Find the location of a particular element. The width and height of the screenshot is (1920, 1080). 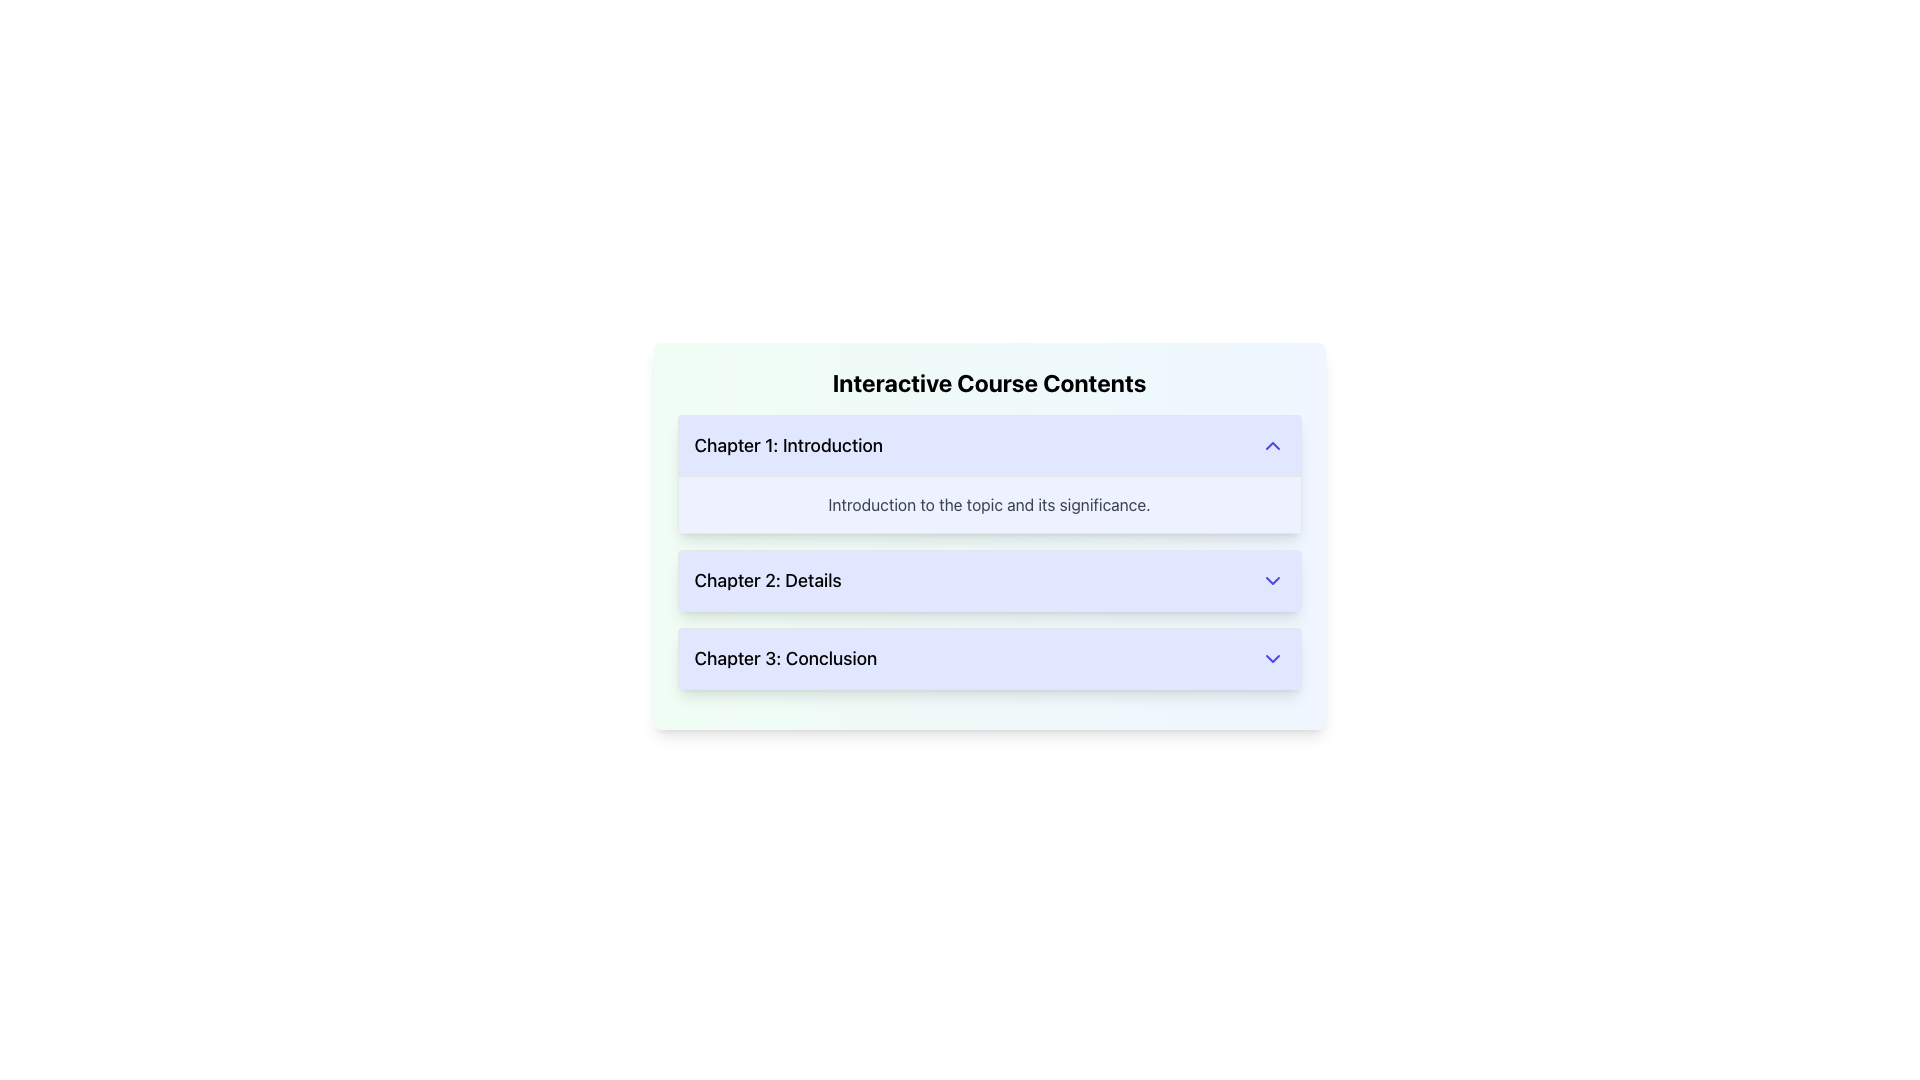

the collapsible button for 'Chapter 3: Conclusion' is located at coordinates (989, 659).